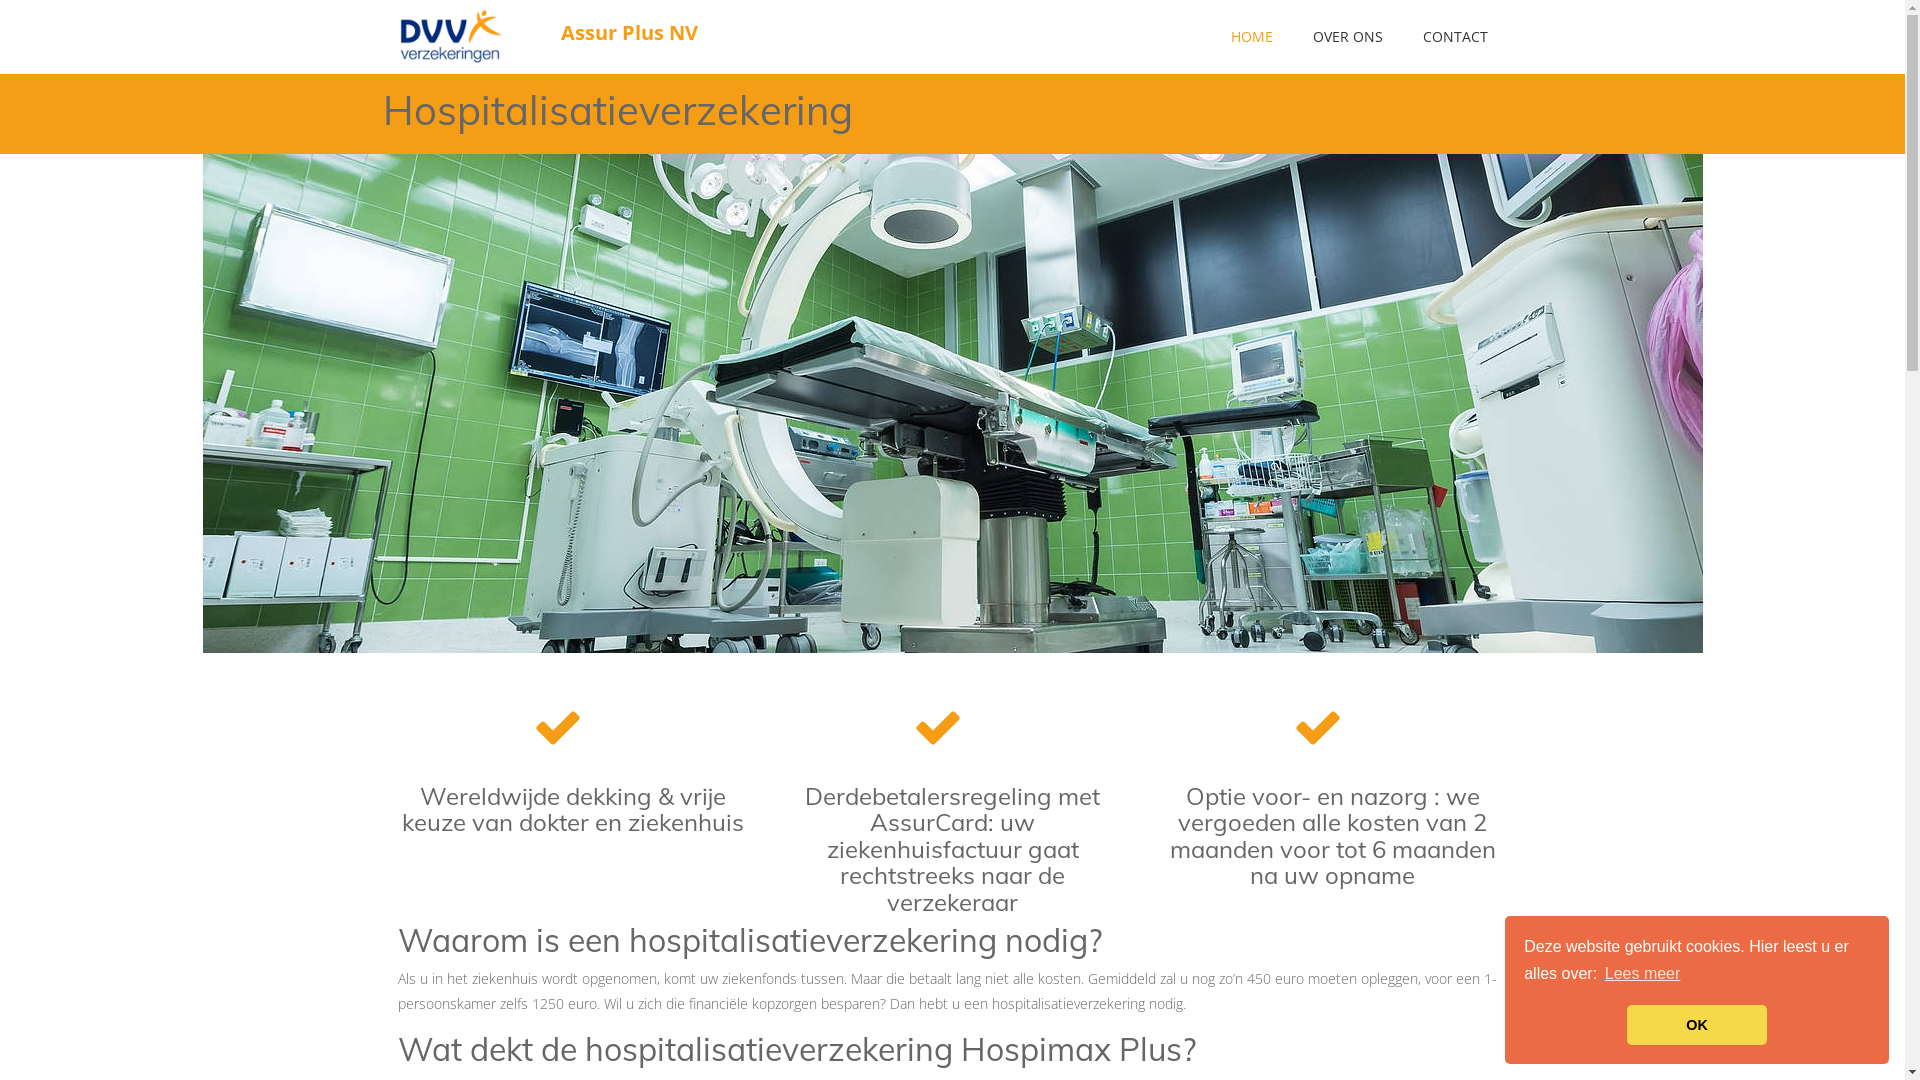  Describe the element at coordinates (1642, 973) in the screenshot. I see `'Lees meer'` at that location.